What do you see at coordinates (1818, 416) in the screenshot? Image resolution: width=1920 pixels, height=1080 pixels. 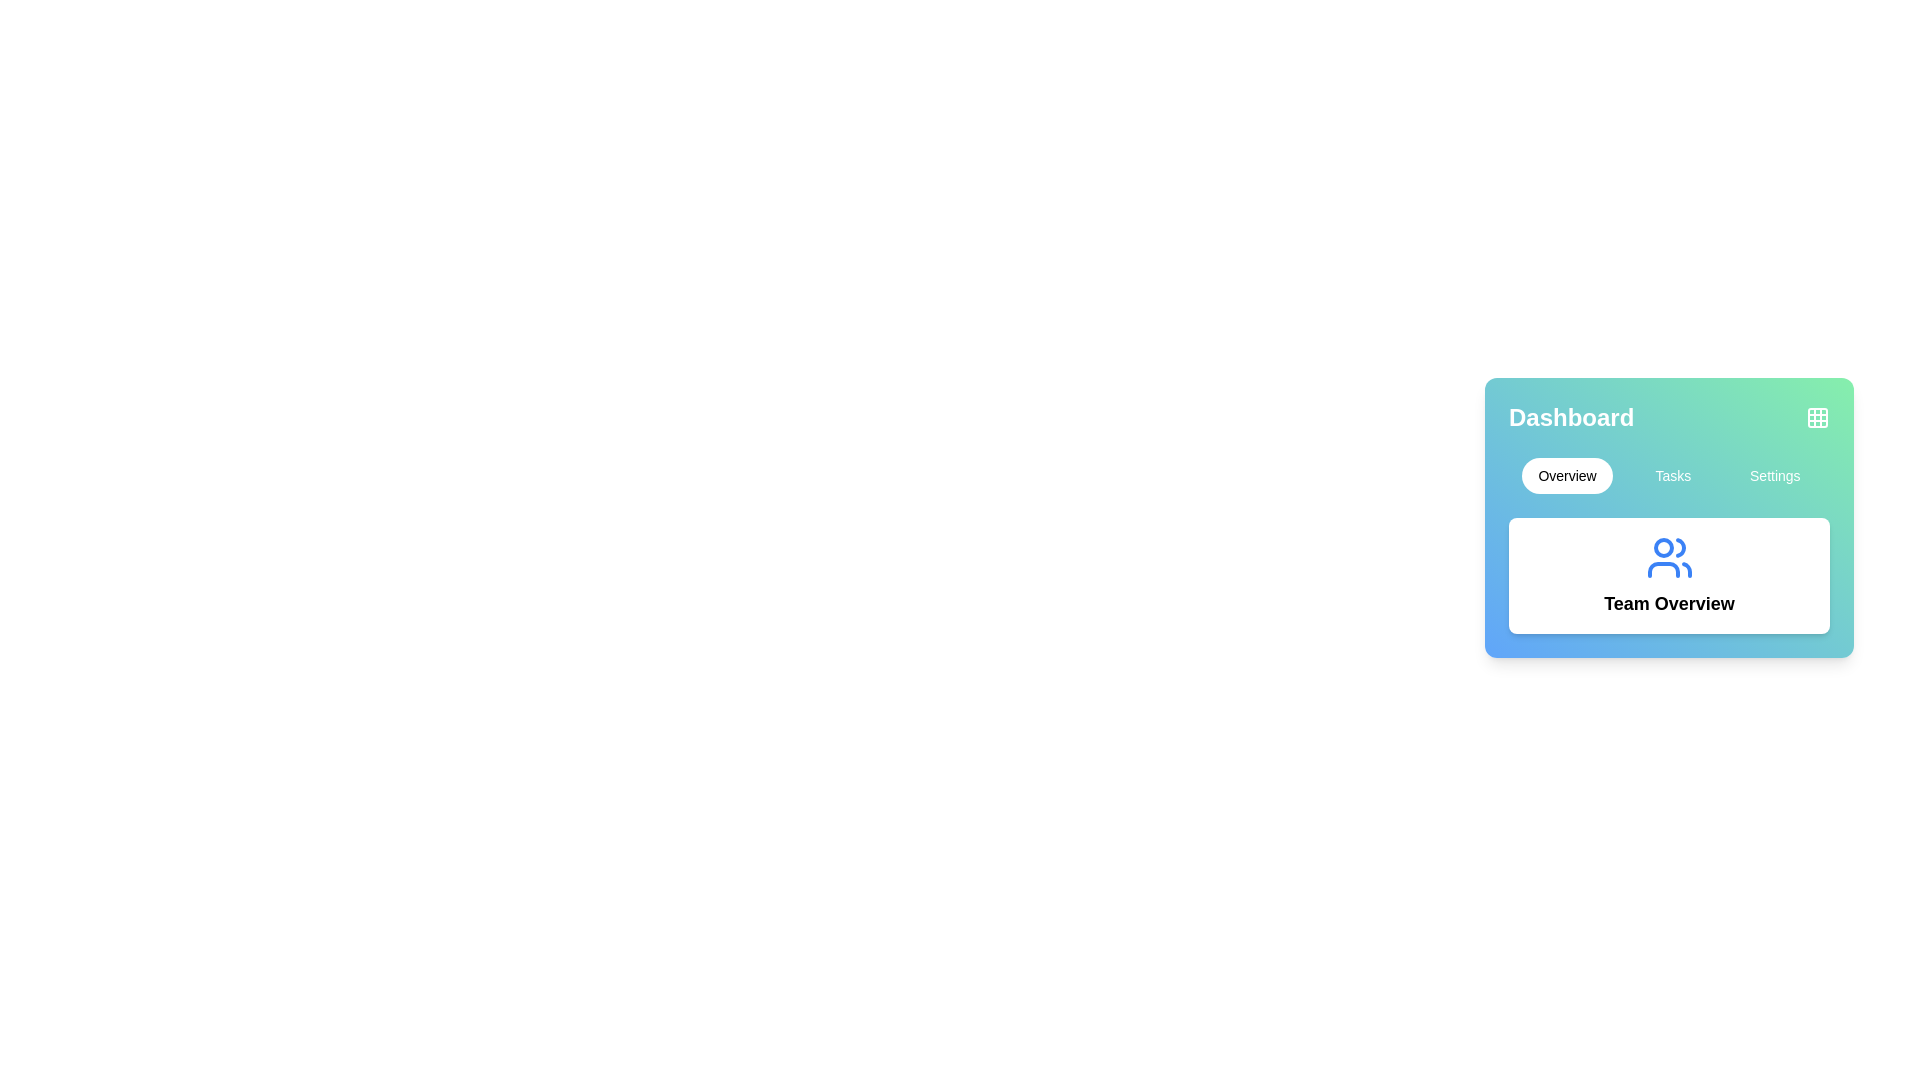 I see `the grid icon button in the upper-right corner of the Dashboard panel` at bounding box center [1818, 416].